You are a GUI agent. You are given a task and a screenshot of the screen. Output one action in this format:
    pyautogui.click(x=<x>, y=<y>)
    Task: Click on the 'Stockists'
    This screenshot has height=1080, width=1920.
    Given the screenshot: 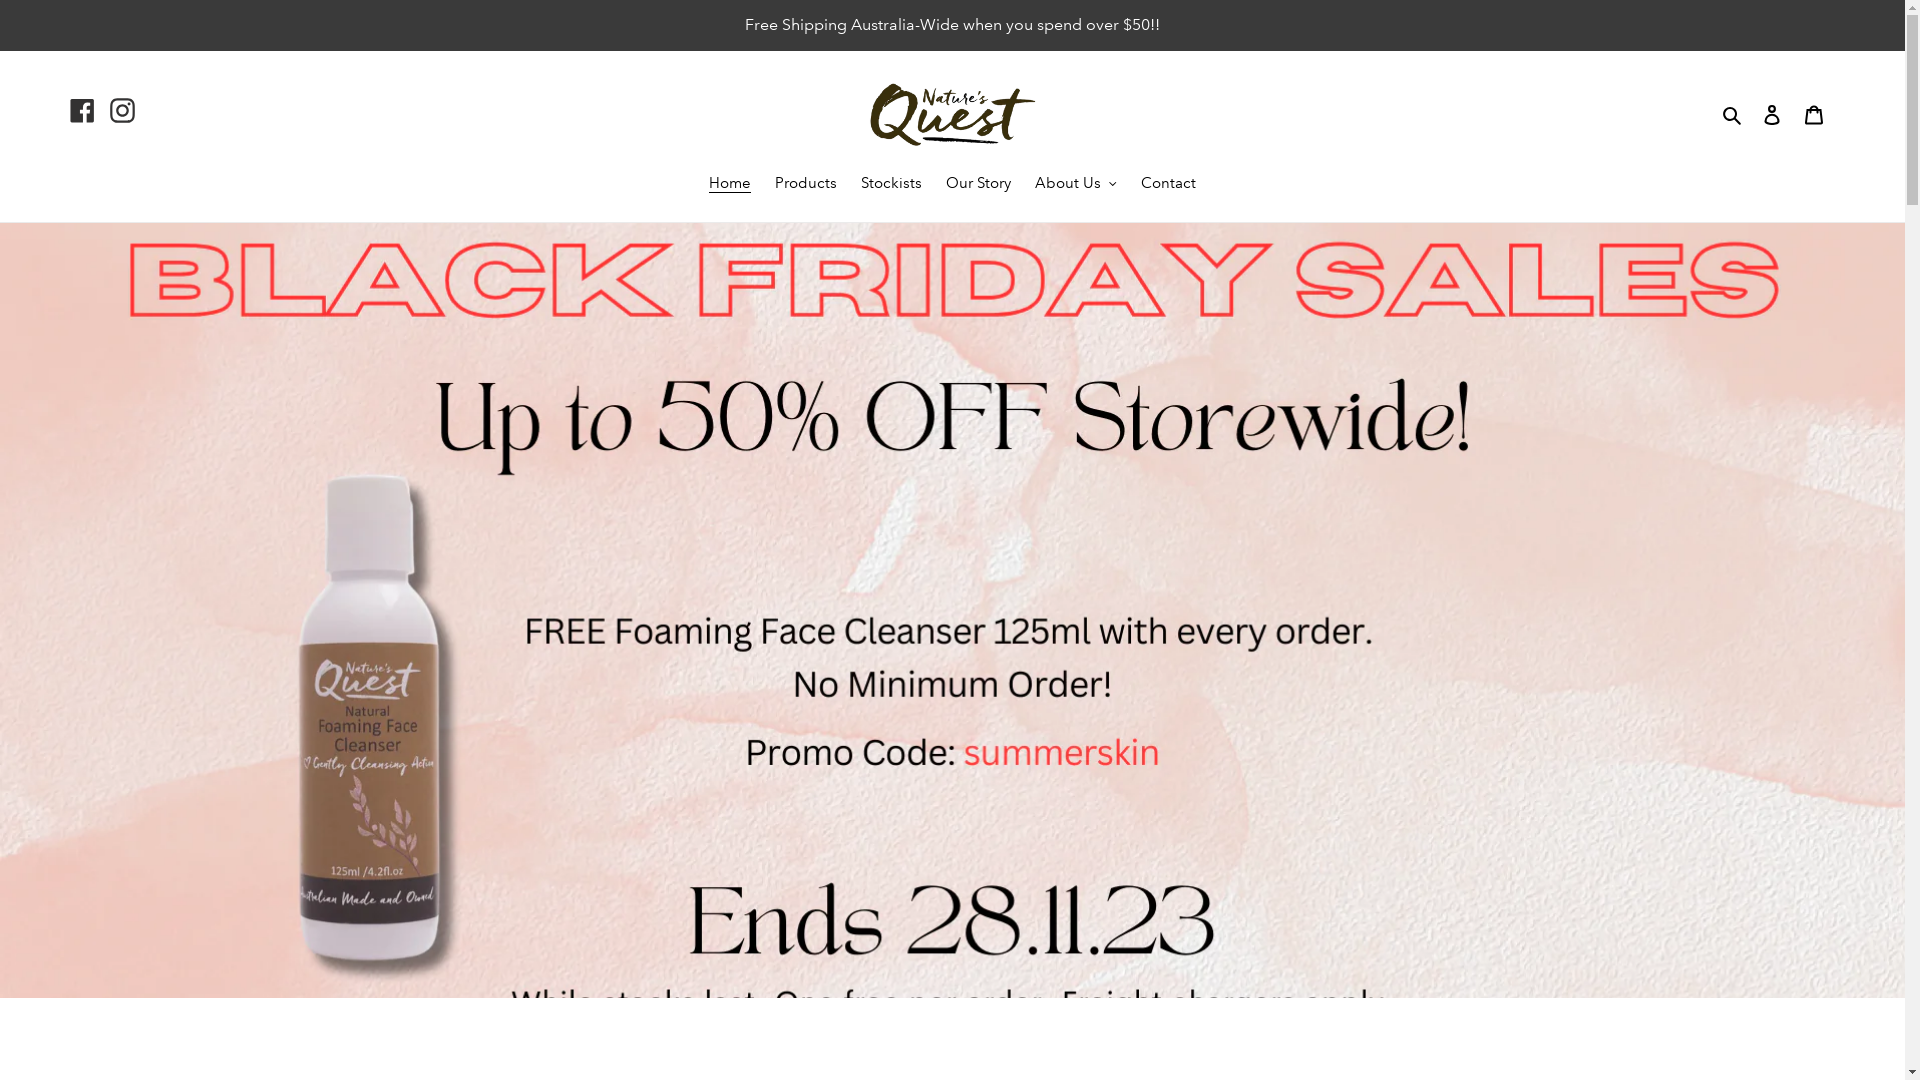 What is the action you would take?
    pyautogui.click(x=890, y=185)
    